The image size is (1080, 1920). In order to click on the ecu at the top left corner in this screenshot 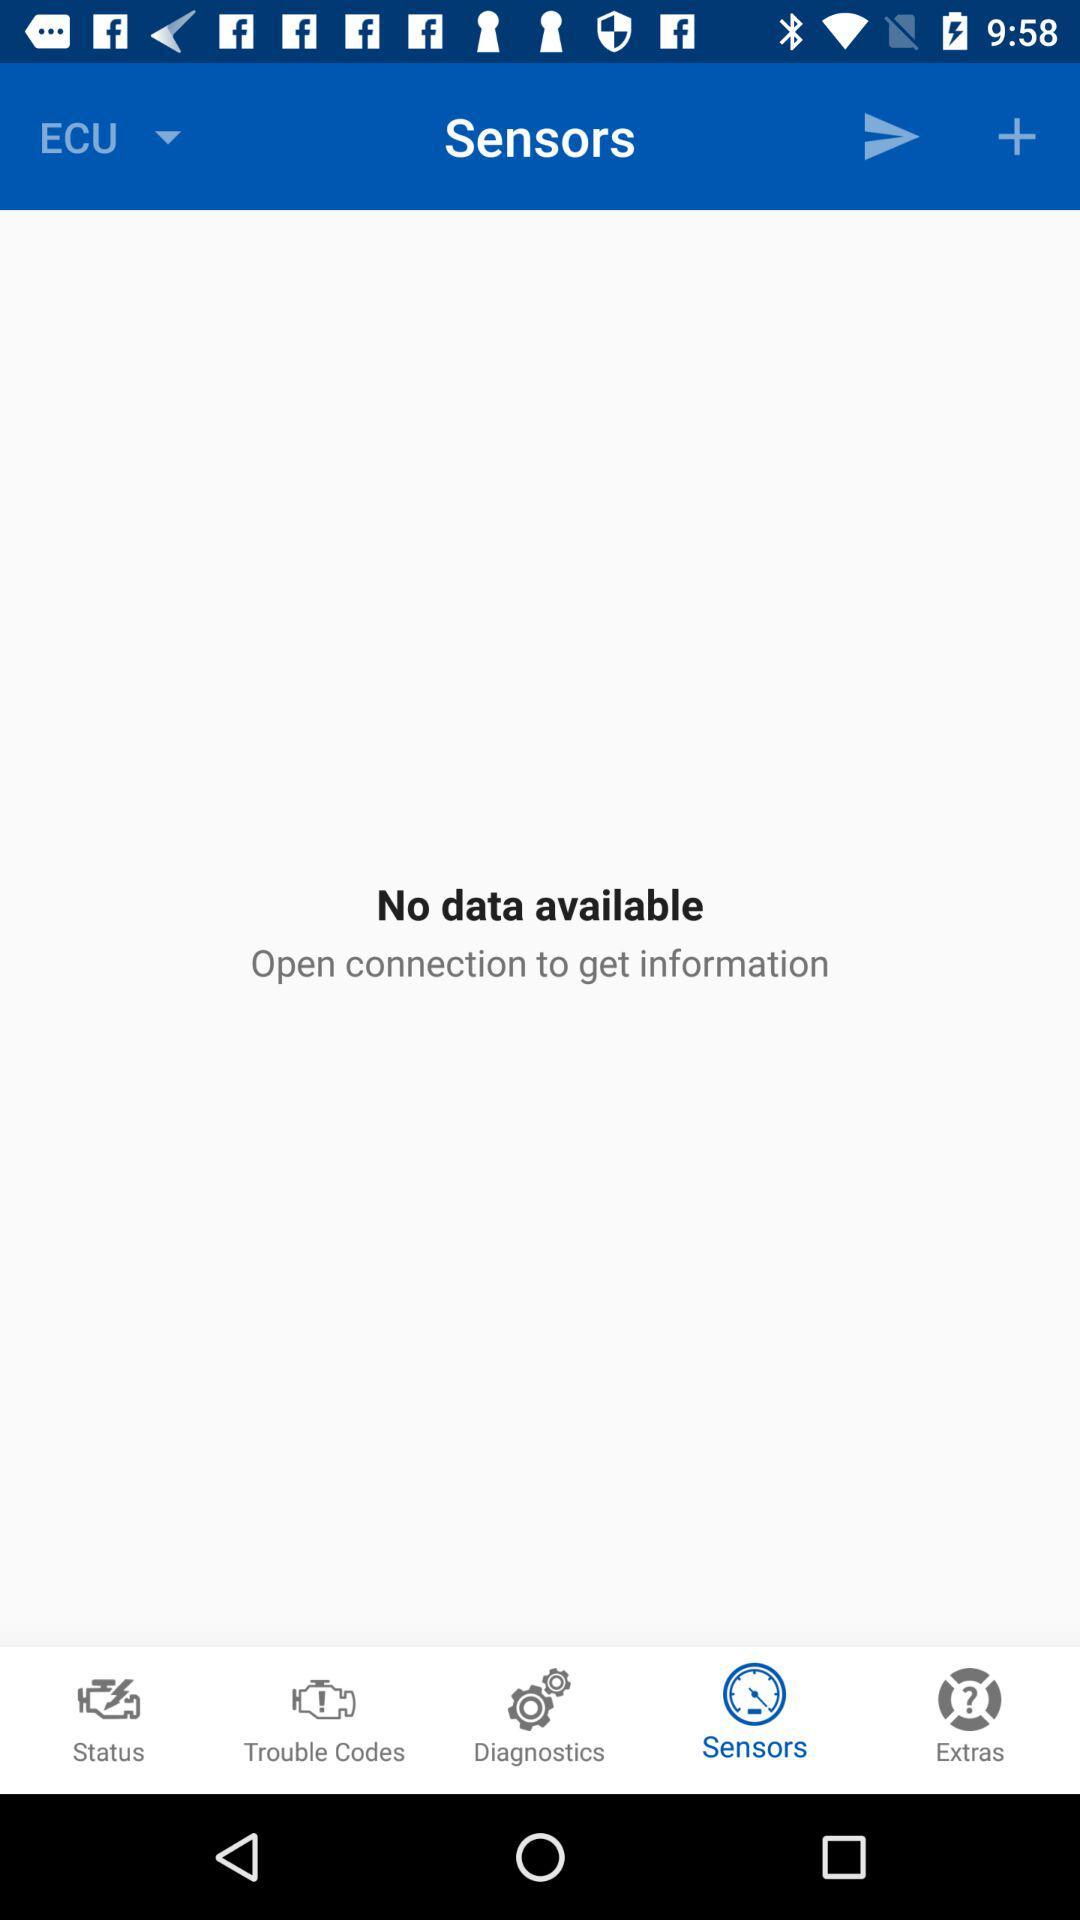, I will do `click(115, 135)`.